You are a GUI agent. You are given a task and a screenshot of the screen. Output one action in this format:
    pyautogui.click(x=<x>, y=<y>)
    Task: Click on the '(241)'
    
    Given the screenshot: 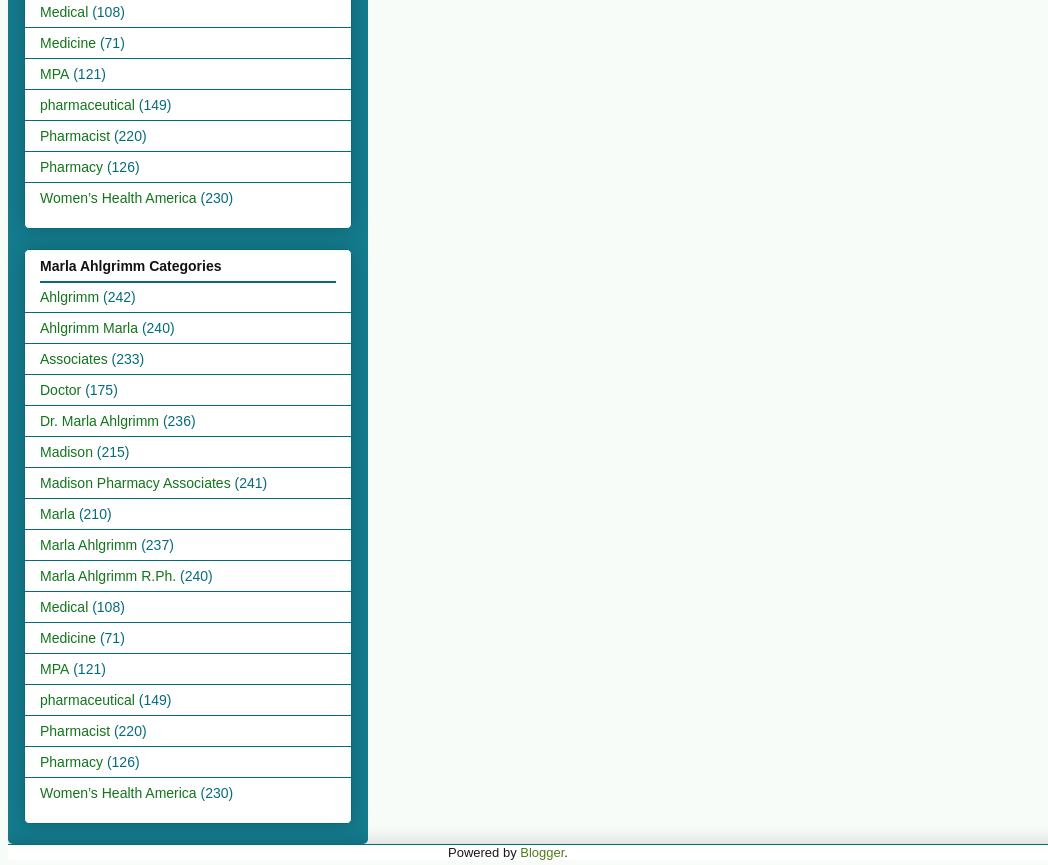 What is the action you would take?
    pyautogui.click(x=250, y=482)
    